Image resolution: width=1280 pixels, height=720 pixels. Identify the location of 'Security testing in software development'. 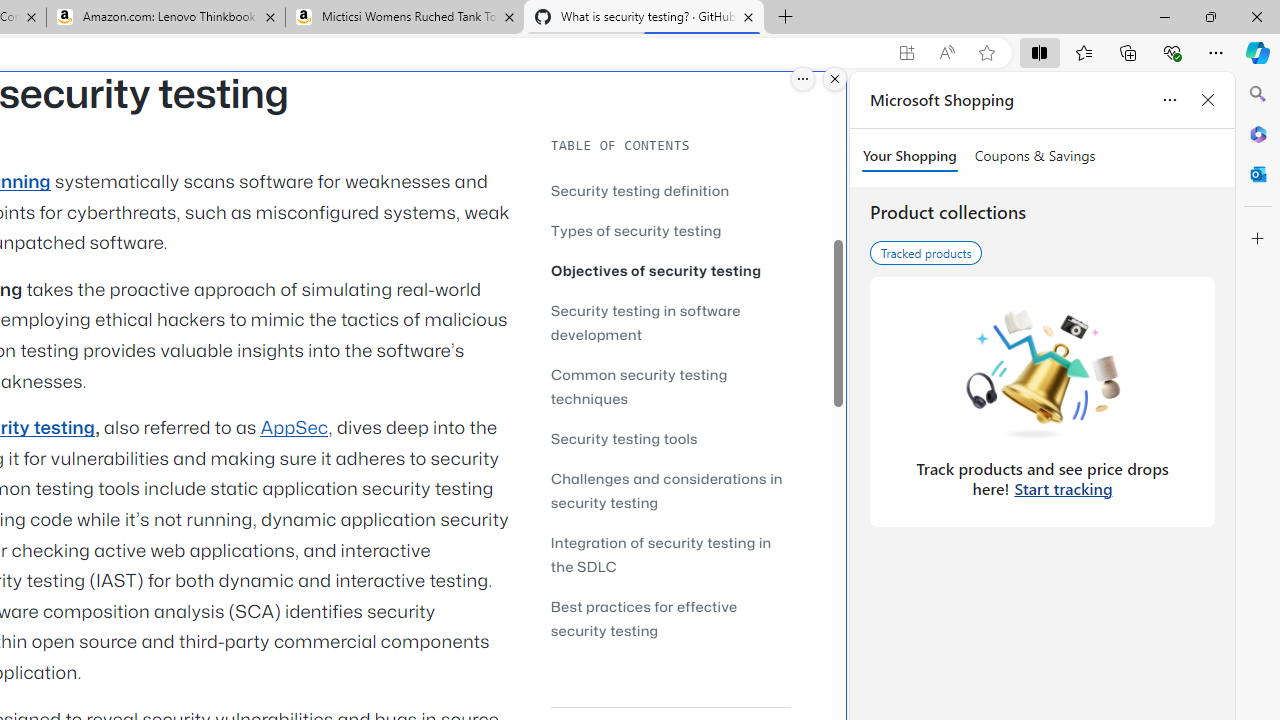
(670, 321).